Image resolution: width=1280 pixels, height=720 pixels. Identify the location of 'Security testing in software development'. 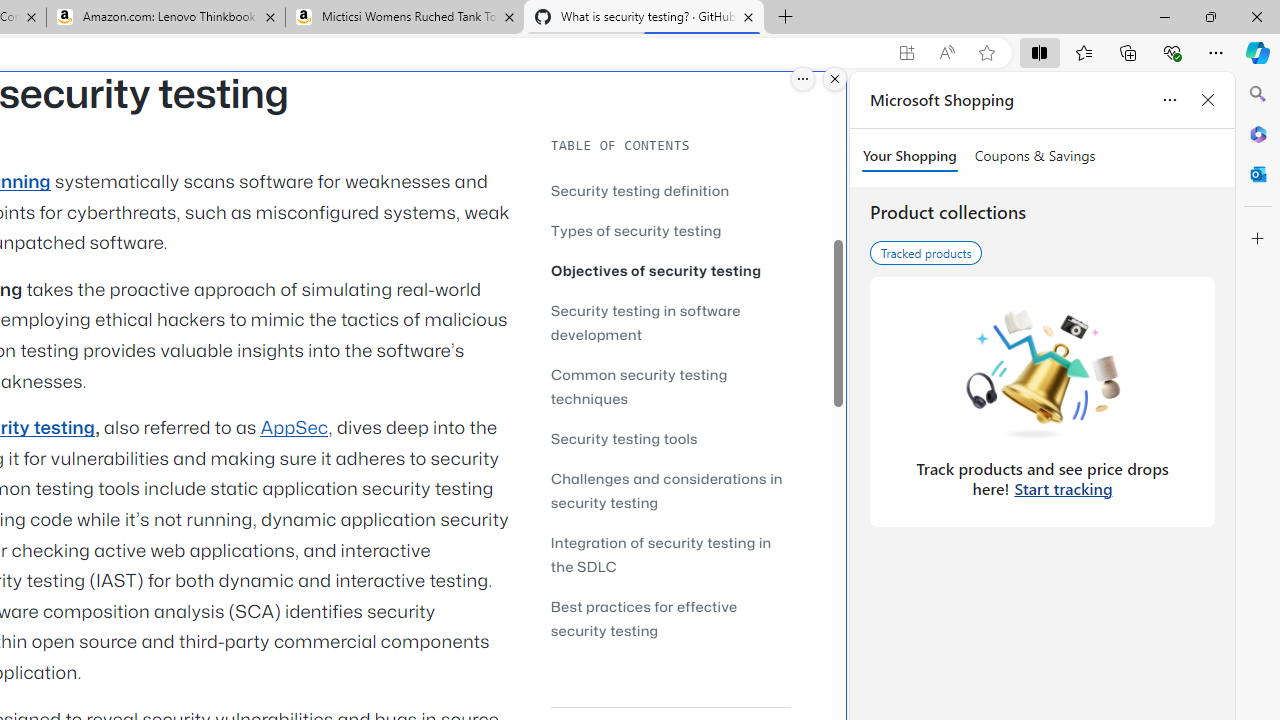
(670, 321).